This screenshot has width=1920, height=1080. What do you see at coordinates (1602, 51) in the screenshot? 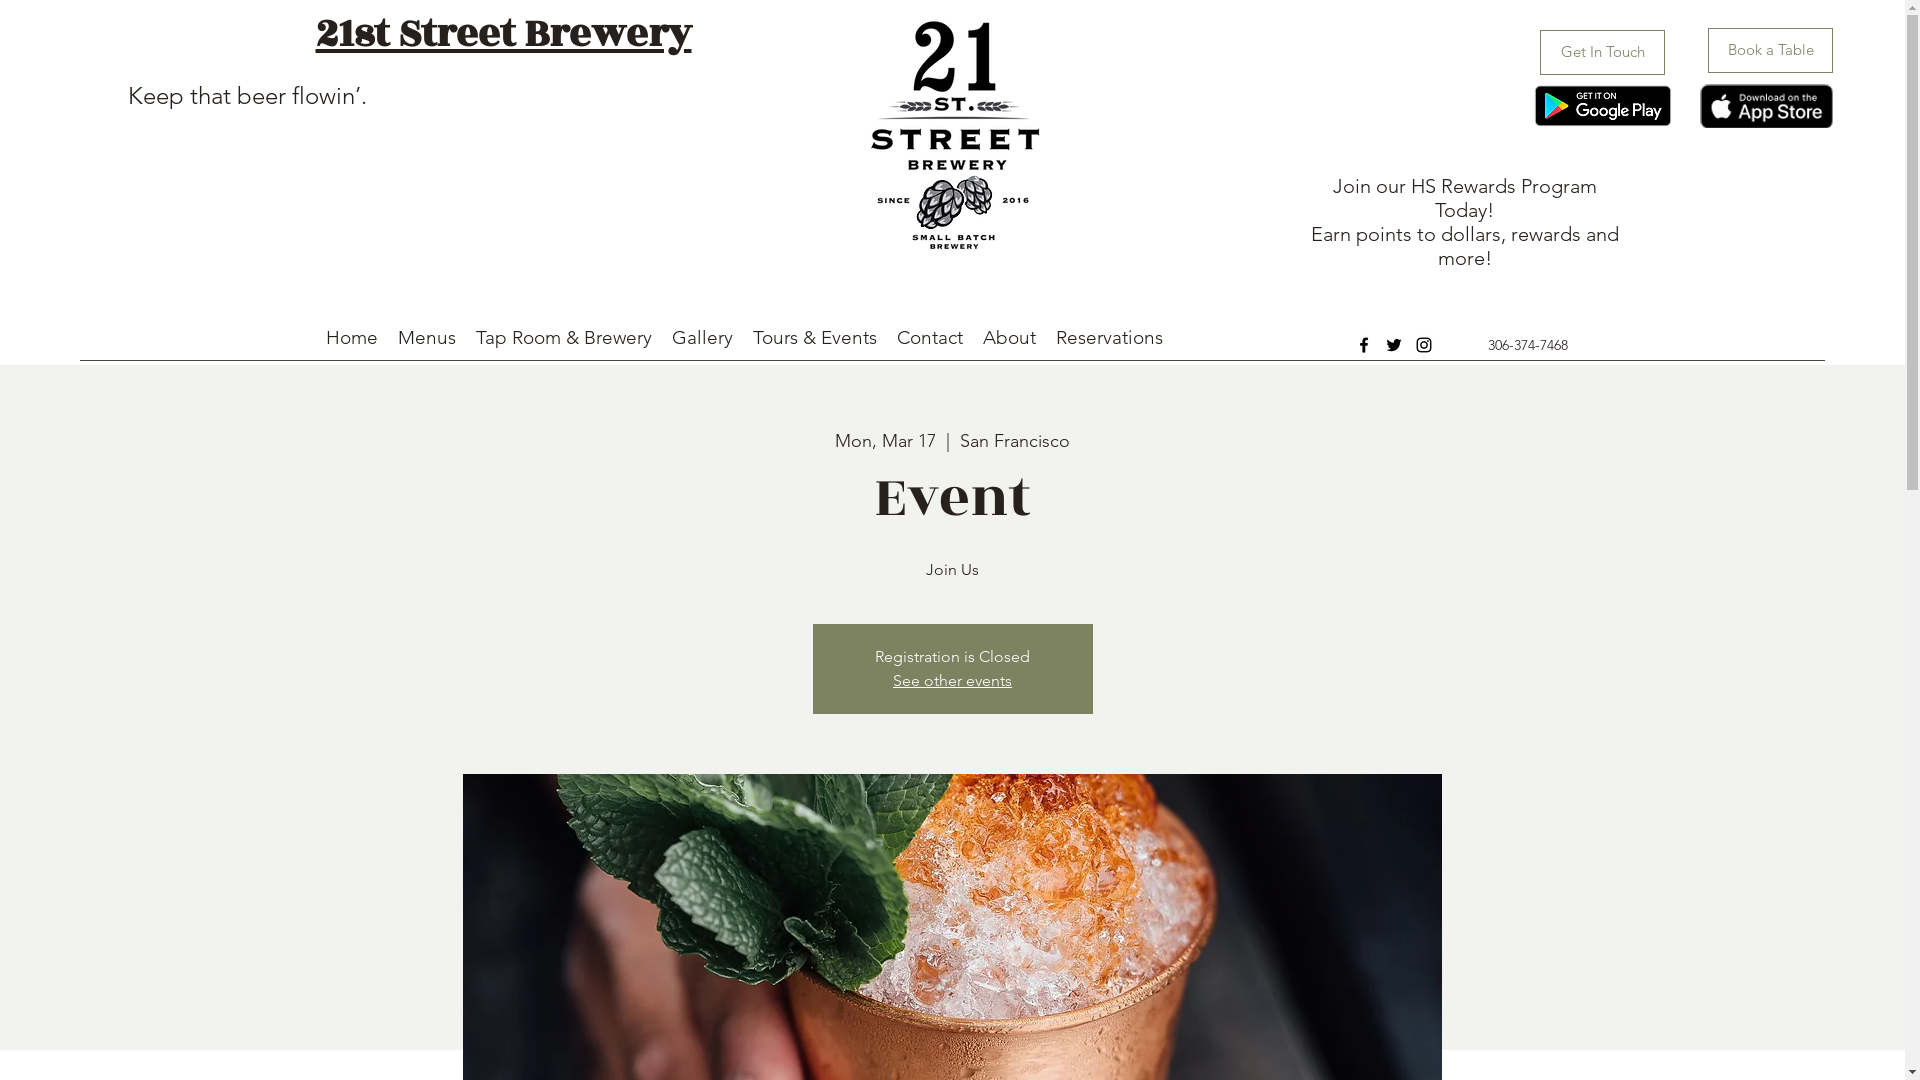
I see `'Get In Touch'` at bounding box center [1602, 51].